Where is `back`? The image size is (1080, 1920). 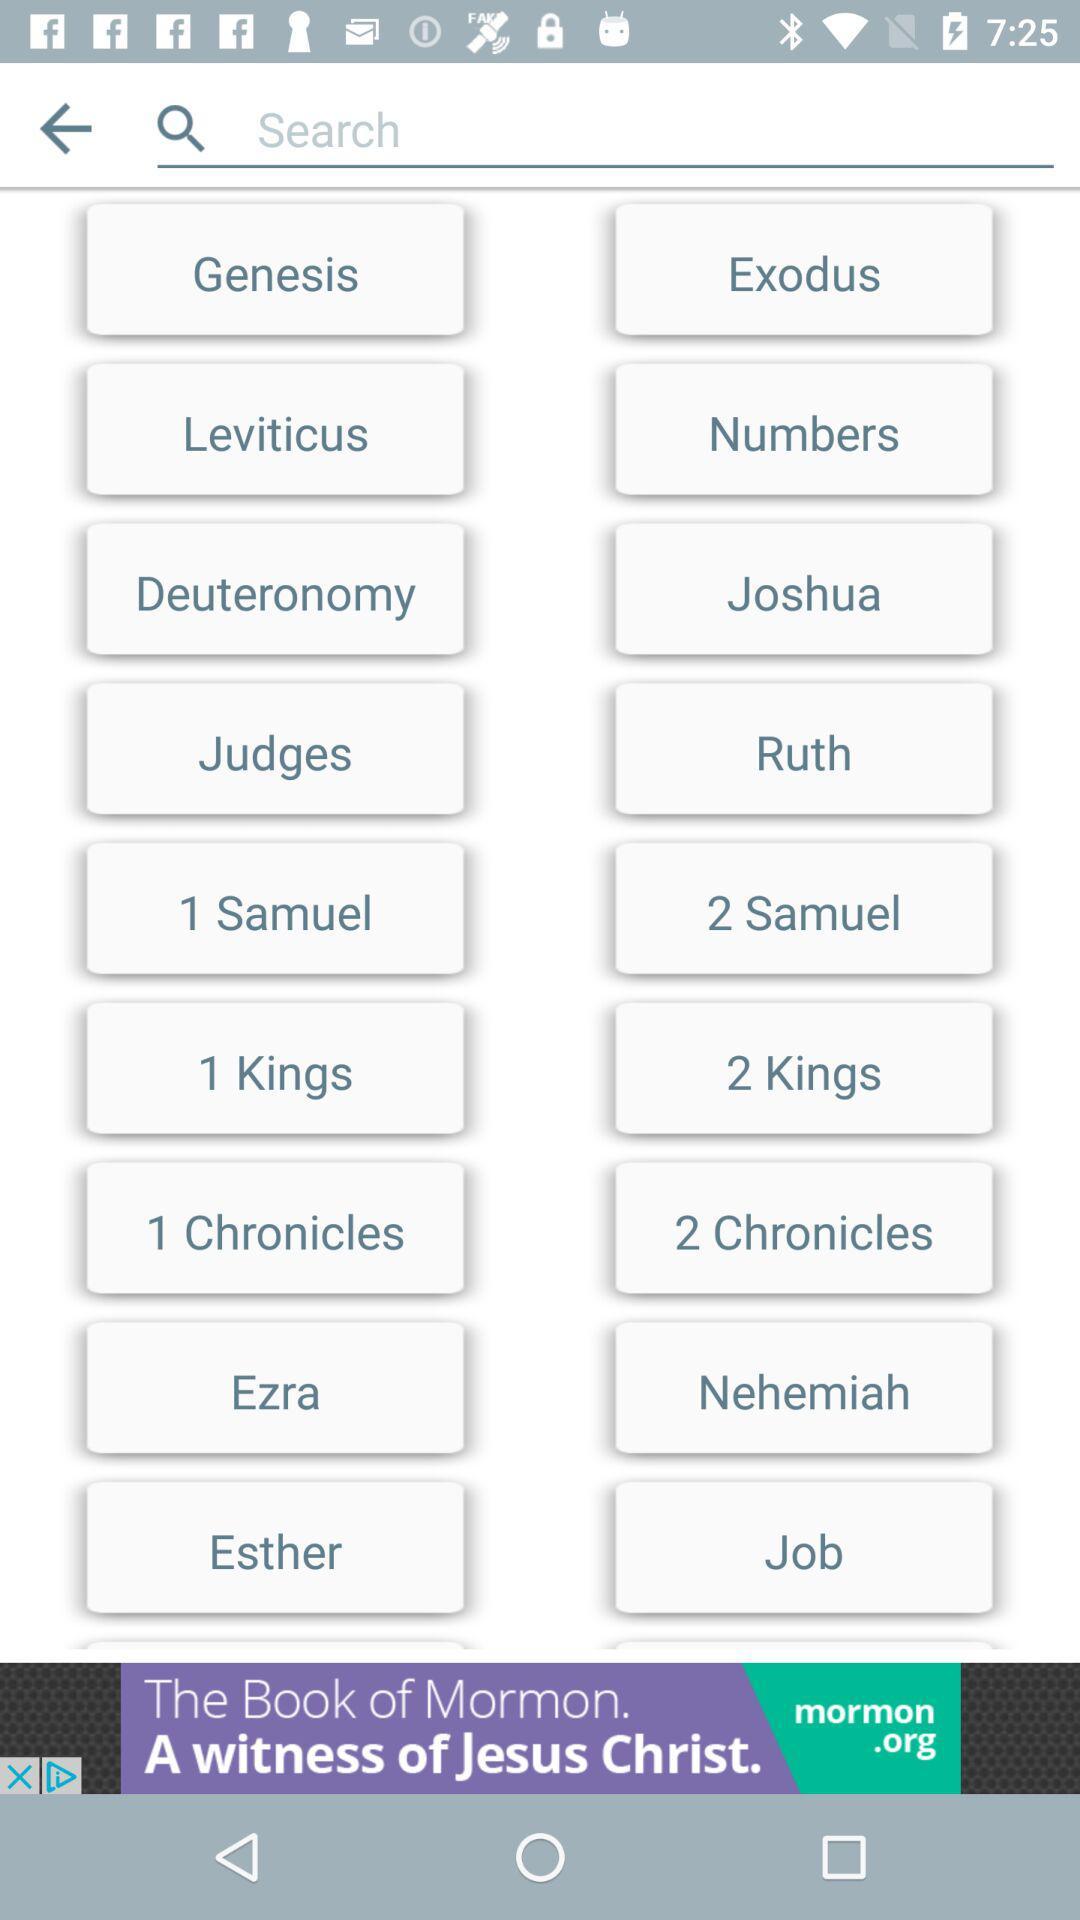 back is located at coordinates (64, 127).